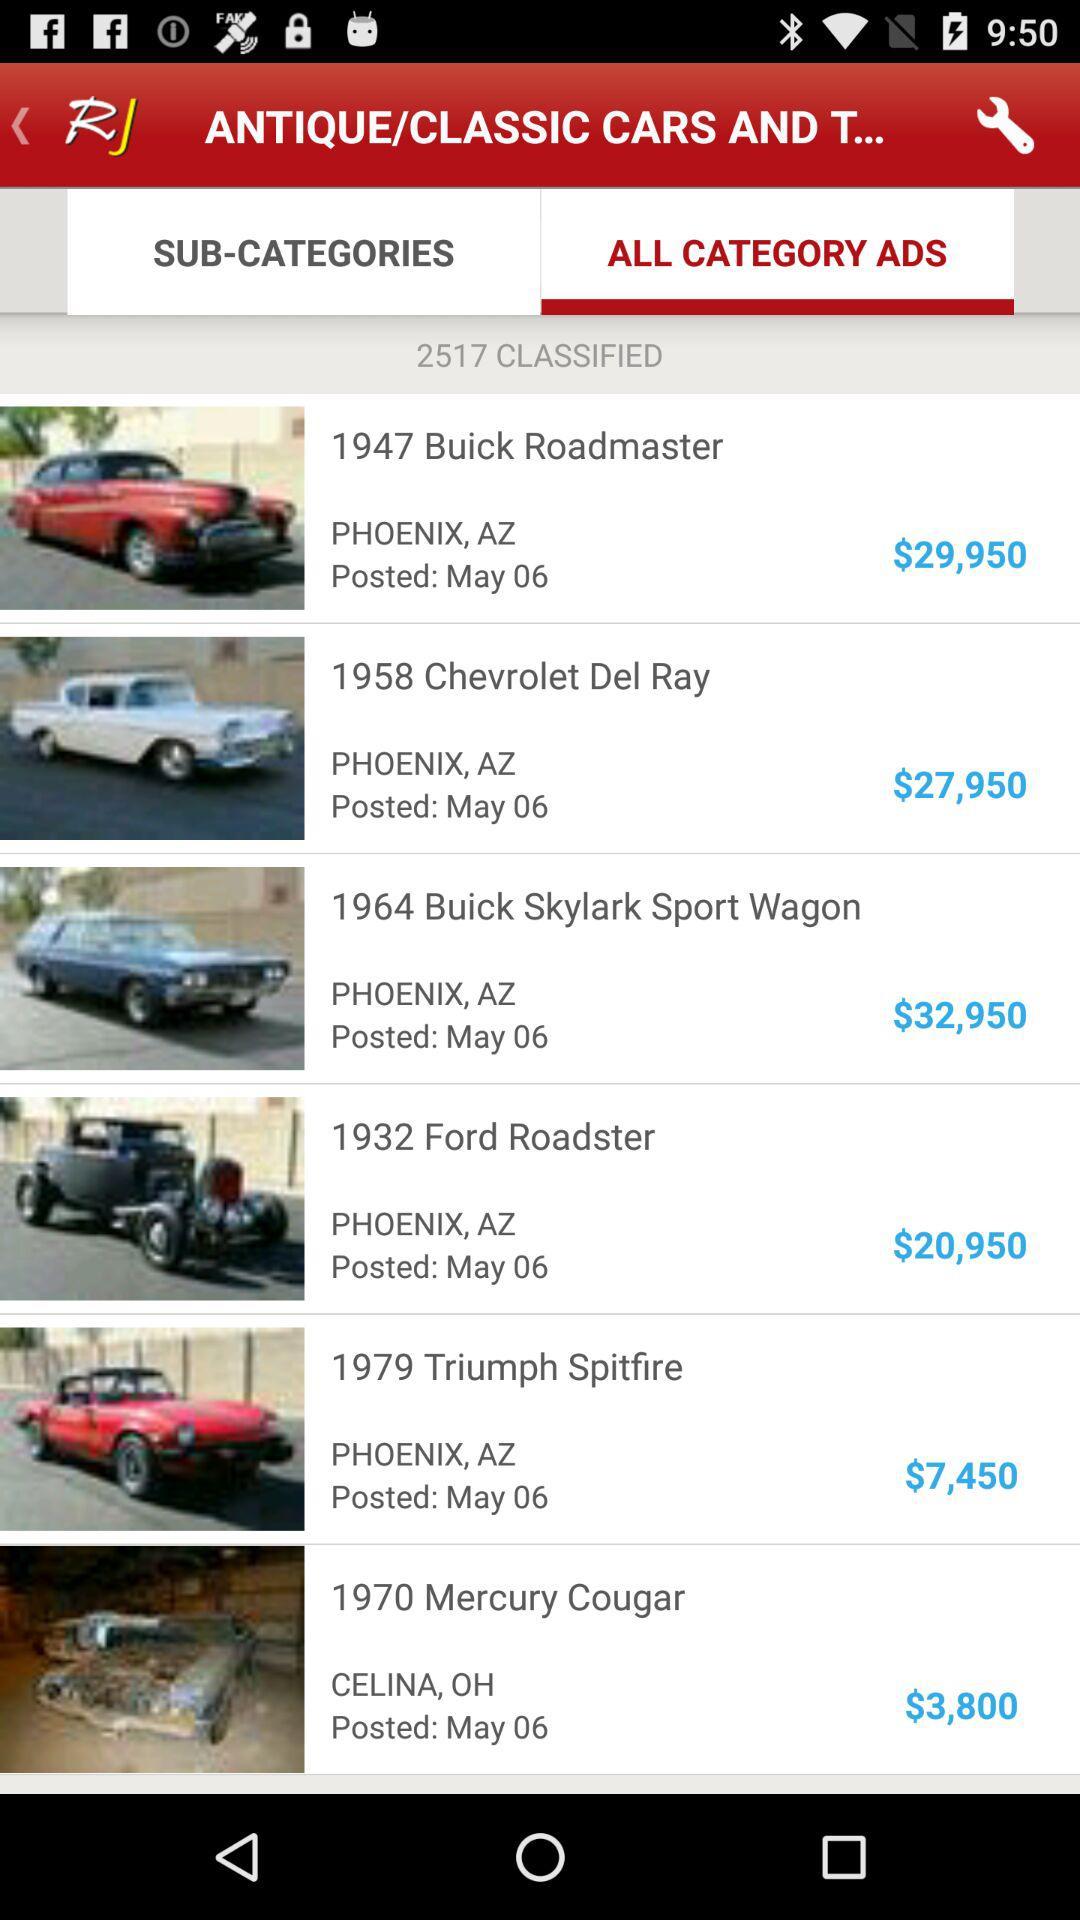 This screenshot has height=1920, width=1080. I want to click on the app to the right of antique classic cars app, so click(1006, 124).